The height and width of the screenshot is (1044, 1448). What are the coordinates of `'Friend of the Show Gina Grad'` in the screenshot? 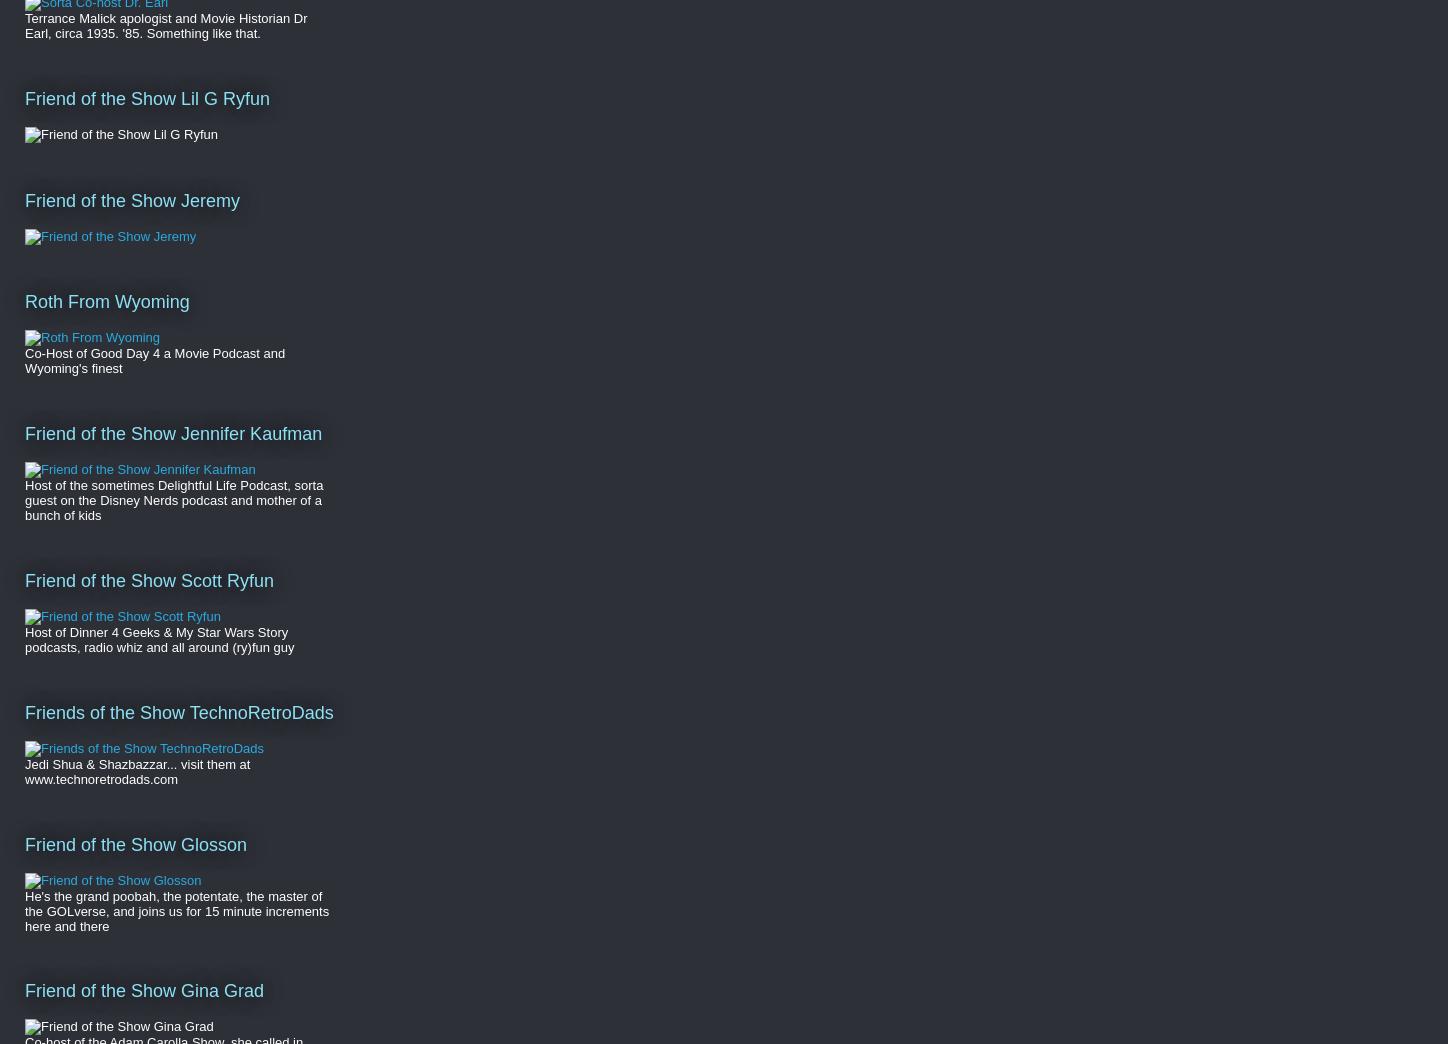 It's located at (143, 990).